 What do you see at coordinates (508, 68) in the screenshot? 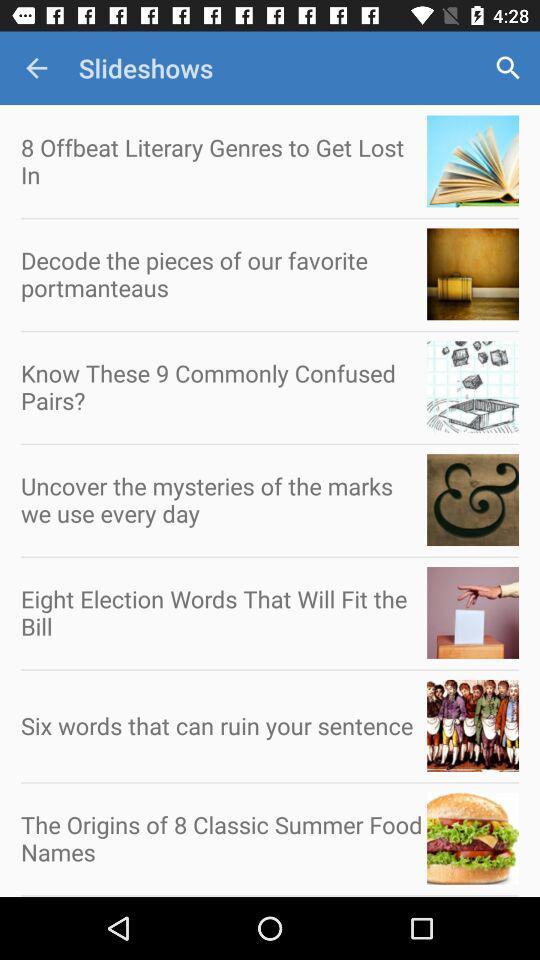
I see `the icon to the right of slideshows` at bounding box center [508, 68].